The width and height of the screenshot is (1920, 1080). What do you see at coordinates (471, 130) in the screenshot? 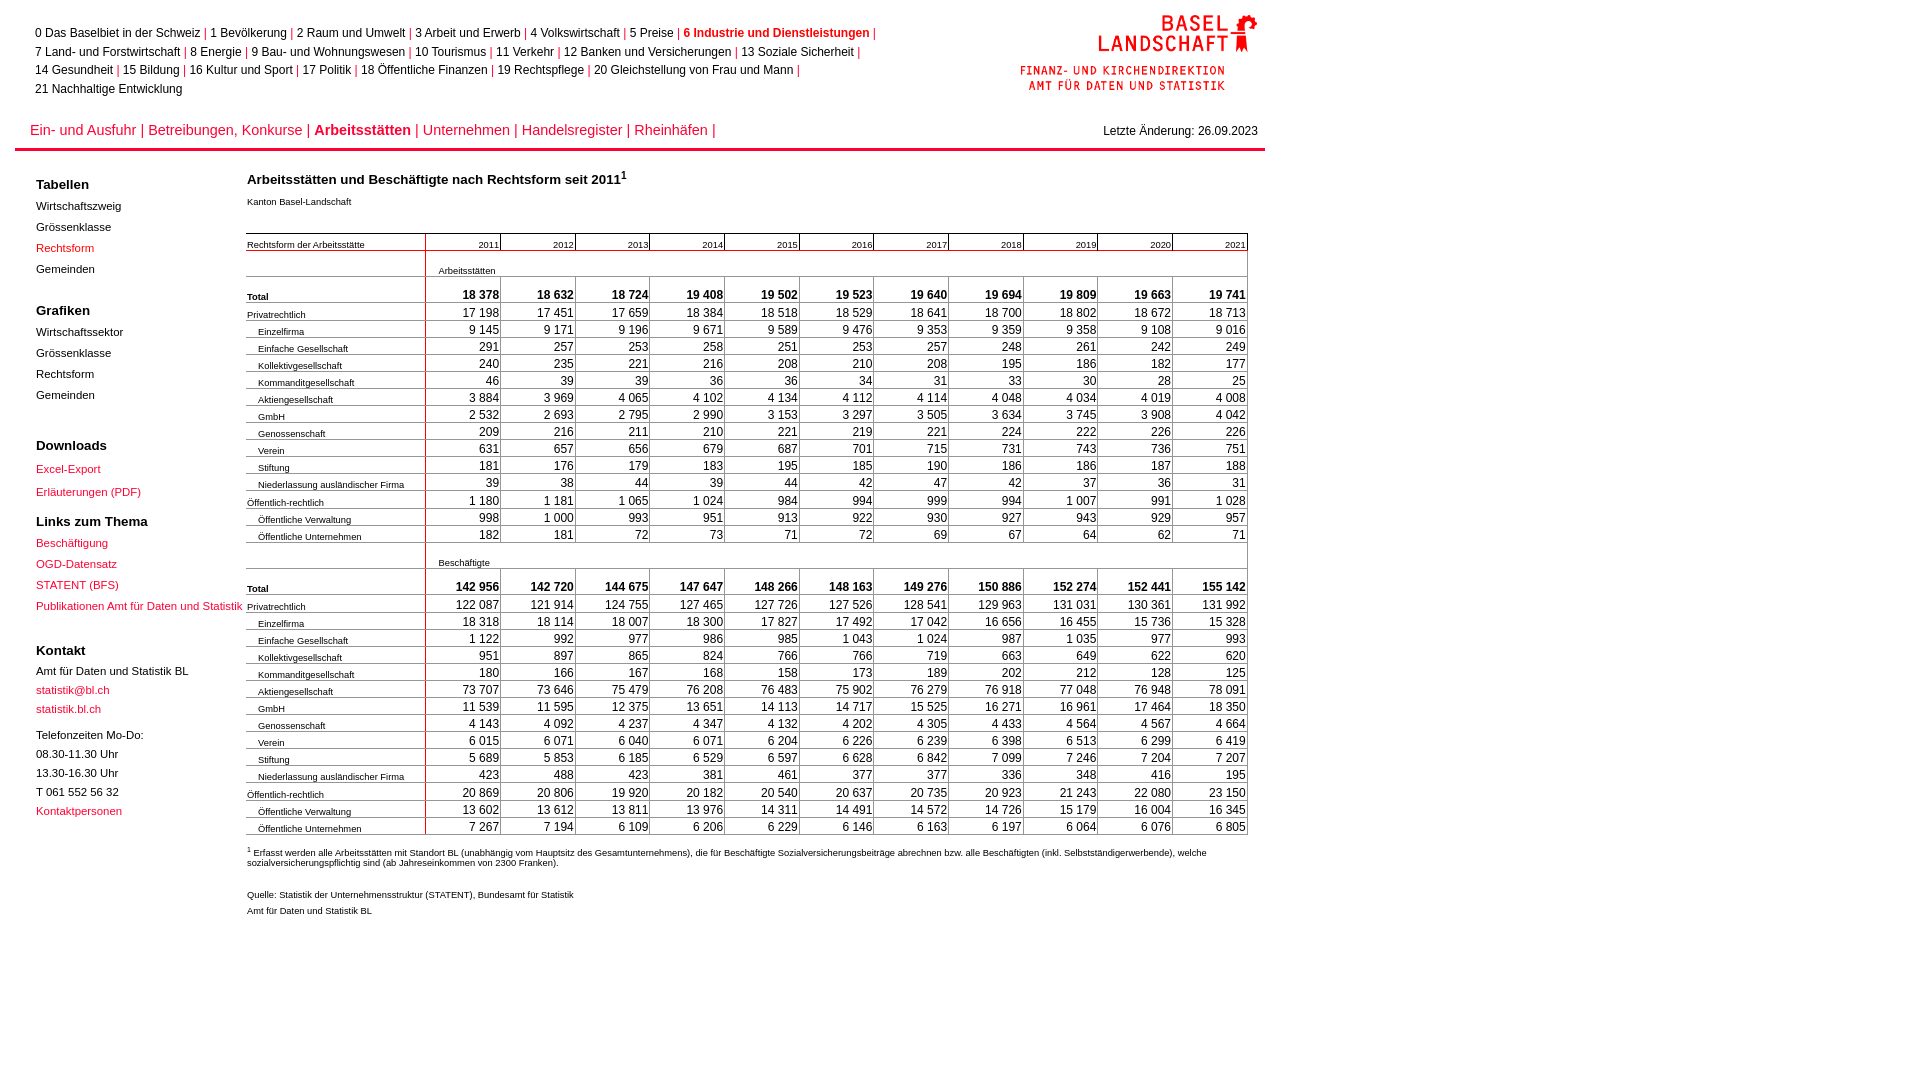
I see `'Unternehmen |'` at bounding box center [471, 130].